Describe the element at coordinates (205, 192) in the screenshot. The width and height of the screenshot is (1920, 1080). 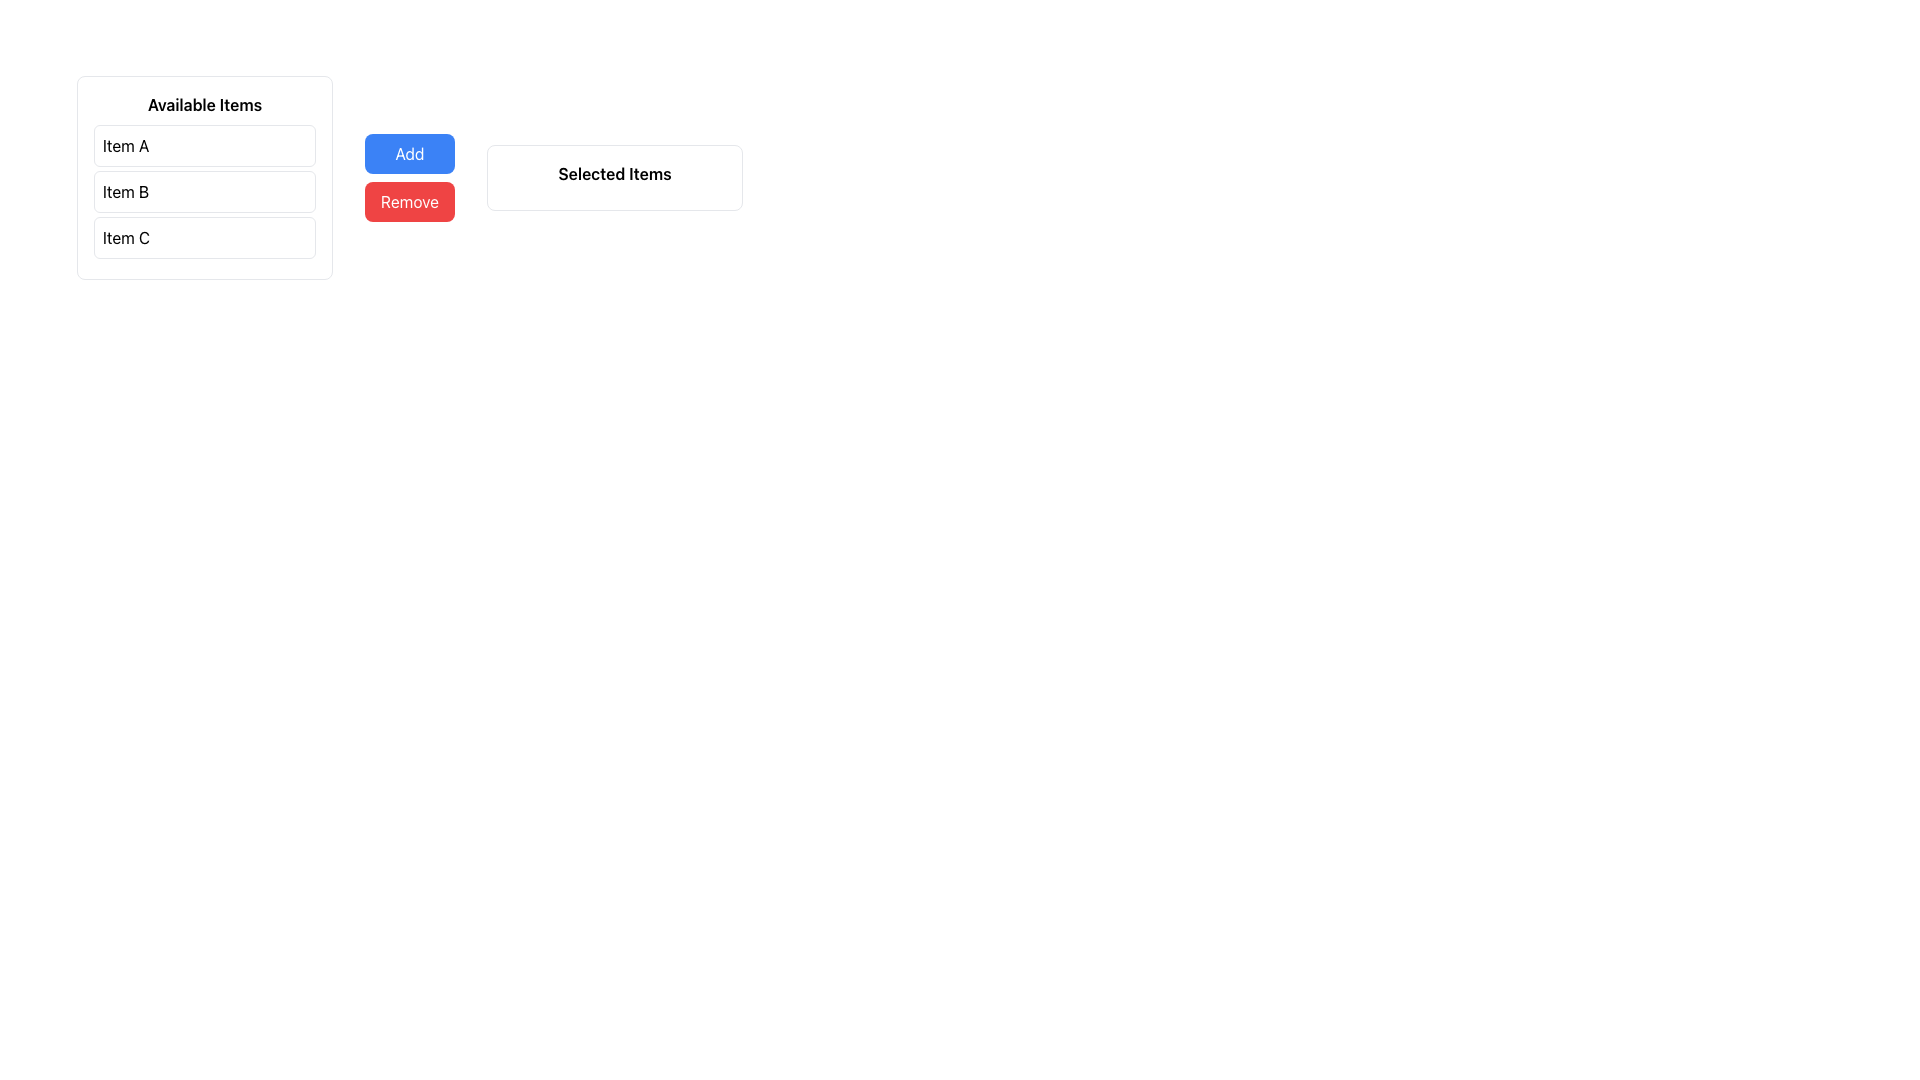
I see `to select the second item, 'Item B', in the 'Available Items' list located on the left side of the interface` at that location.